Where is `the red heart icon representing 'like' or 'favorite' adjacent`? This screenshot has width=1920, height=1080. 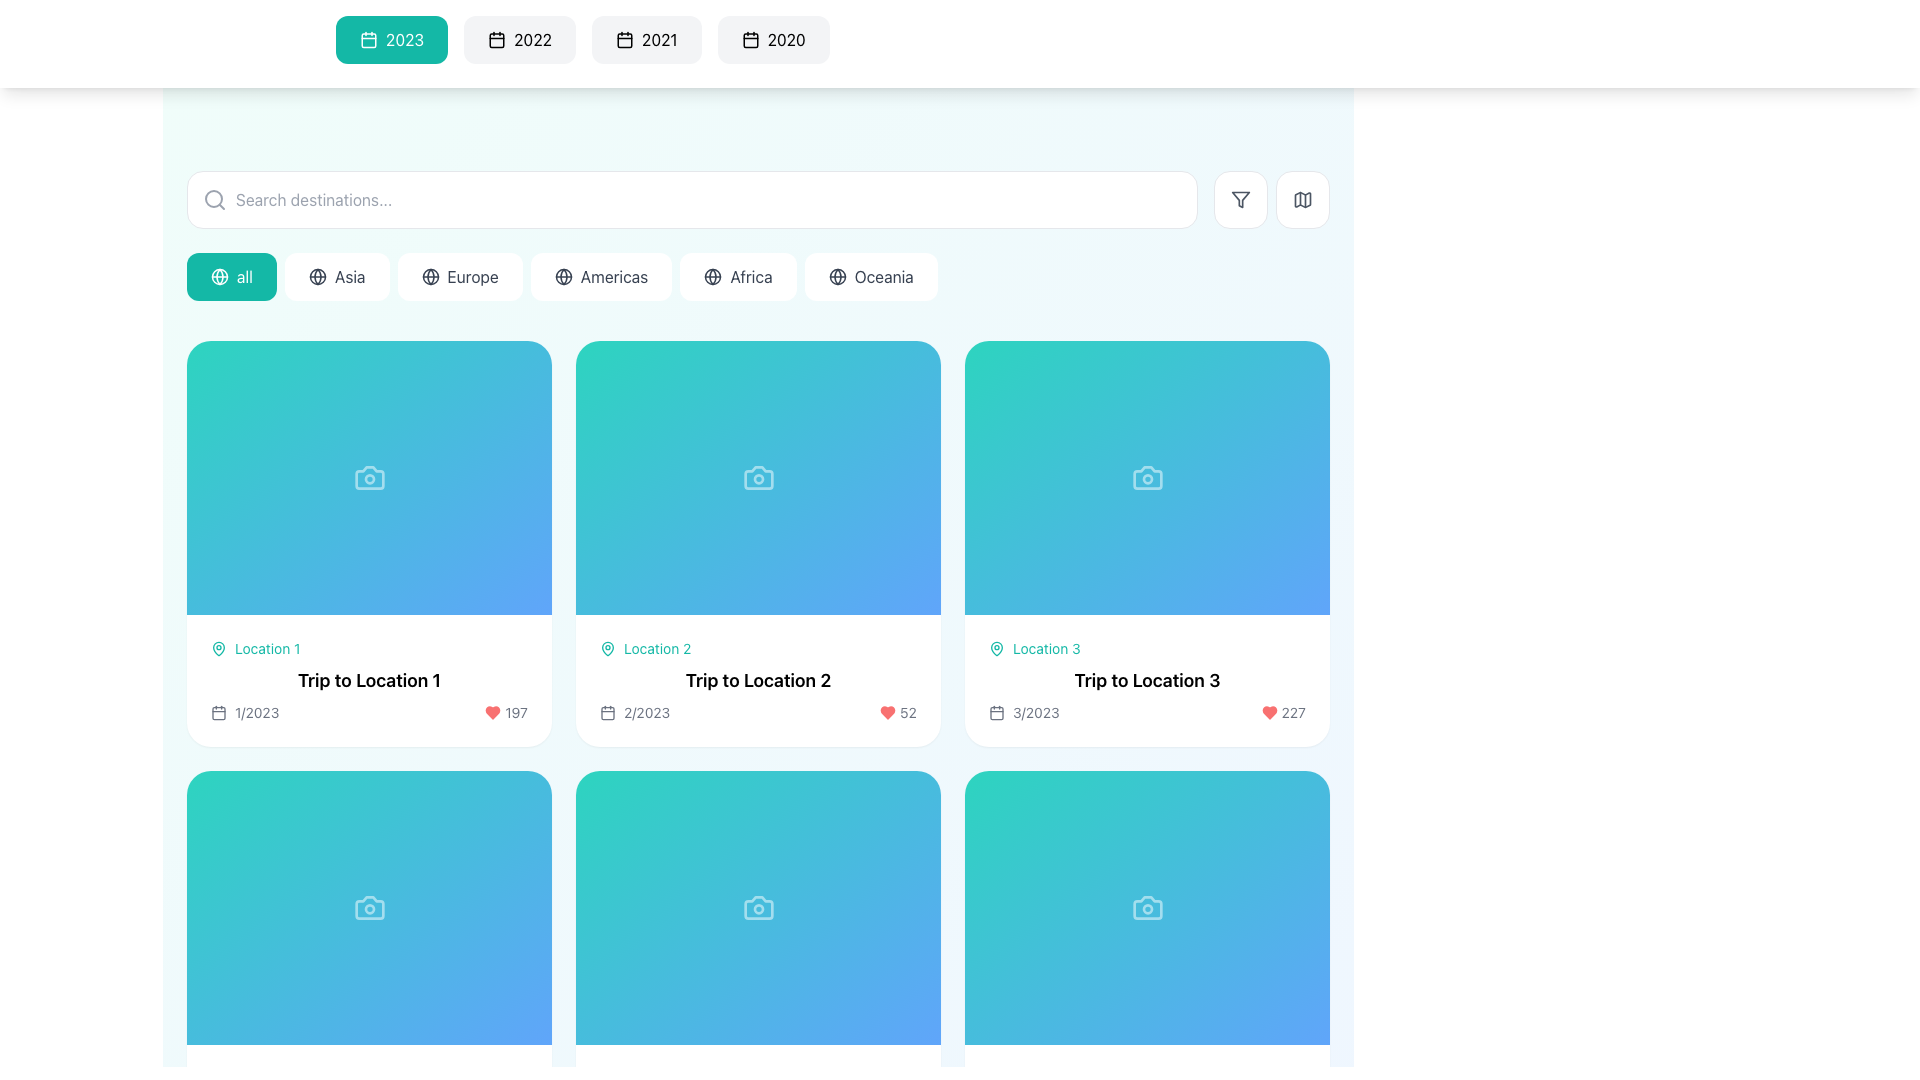 the red heart icon representing 'like' or 'favorite' adjacent is located at coordinates (1268, 711).